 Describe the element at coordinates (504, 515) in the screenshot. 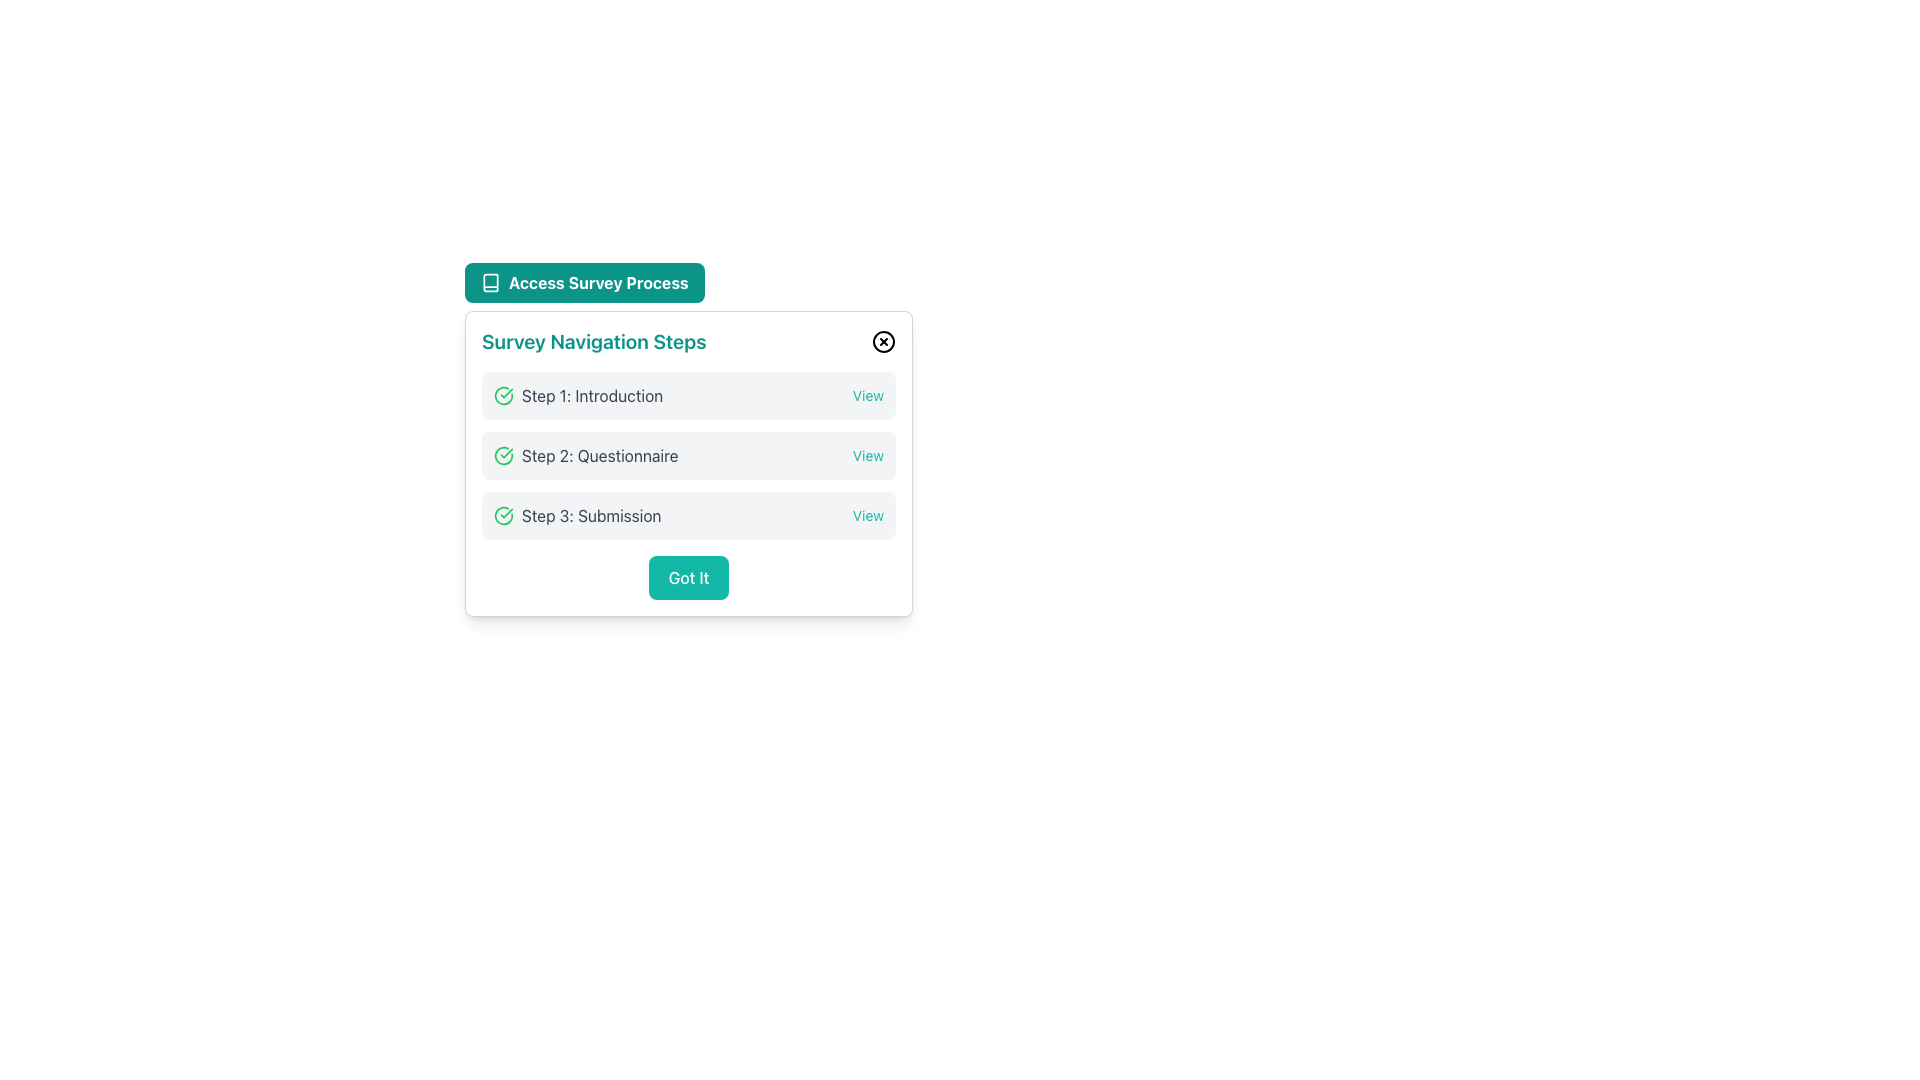

I see `the status of the 'Submission' step in the survey navigation by interacting with its completion icon located next to 'Step 3: Submission'` at that location.